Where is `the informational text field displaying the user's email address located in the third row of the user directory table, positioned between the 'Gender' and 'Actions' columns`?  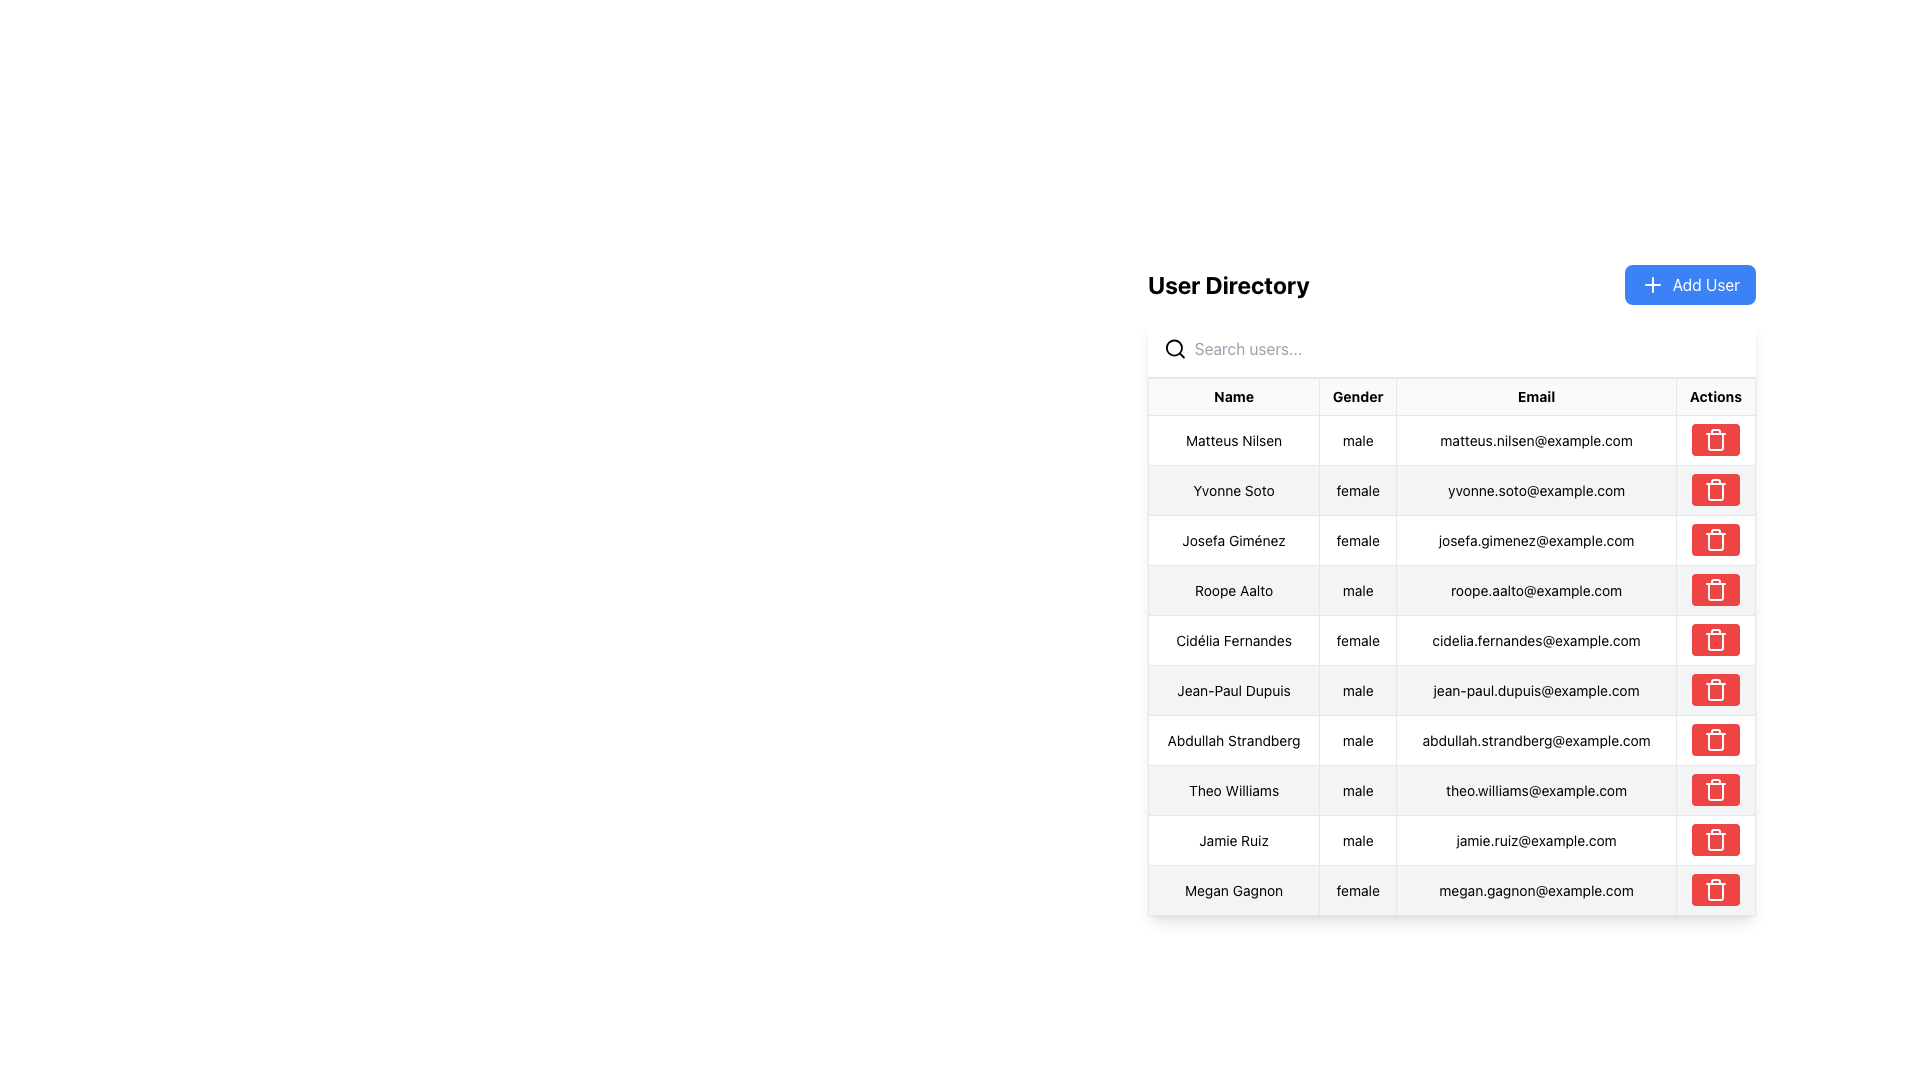
the informational text field displaying the user's email address located in the third row of the user directory table, positioned between the 'Gender' and 'Actions' columns is located at coordinates (1535, 540).